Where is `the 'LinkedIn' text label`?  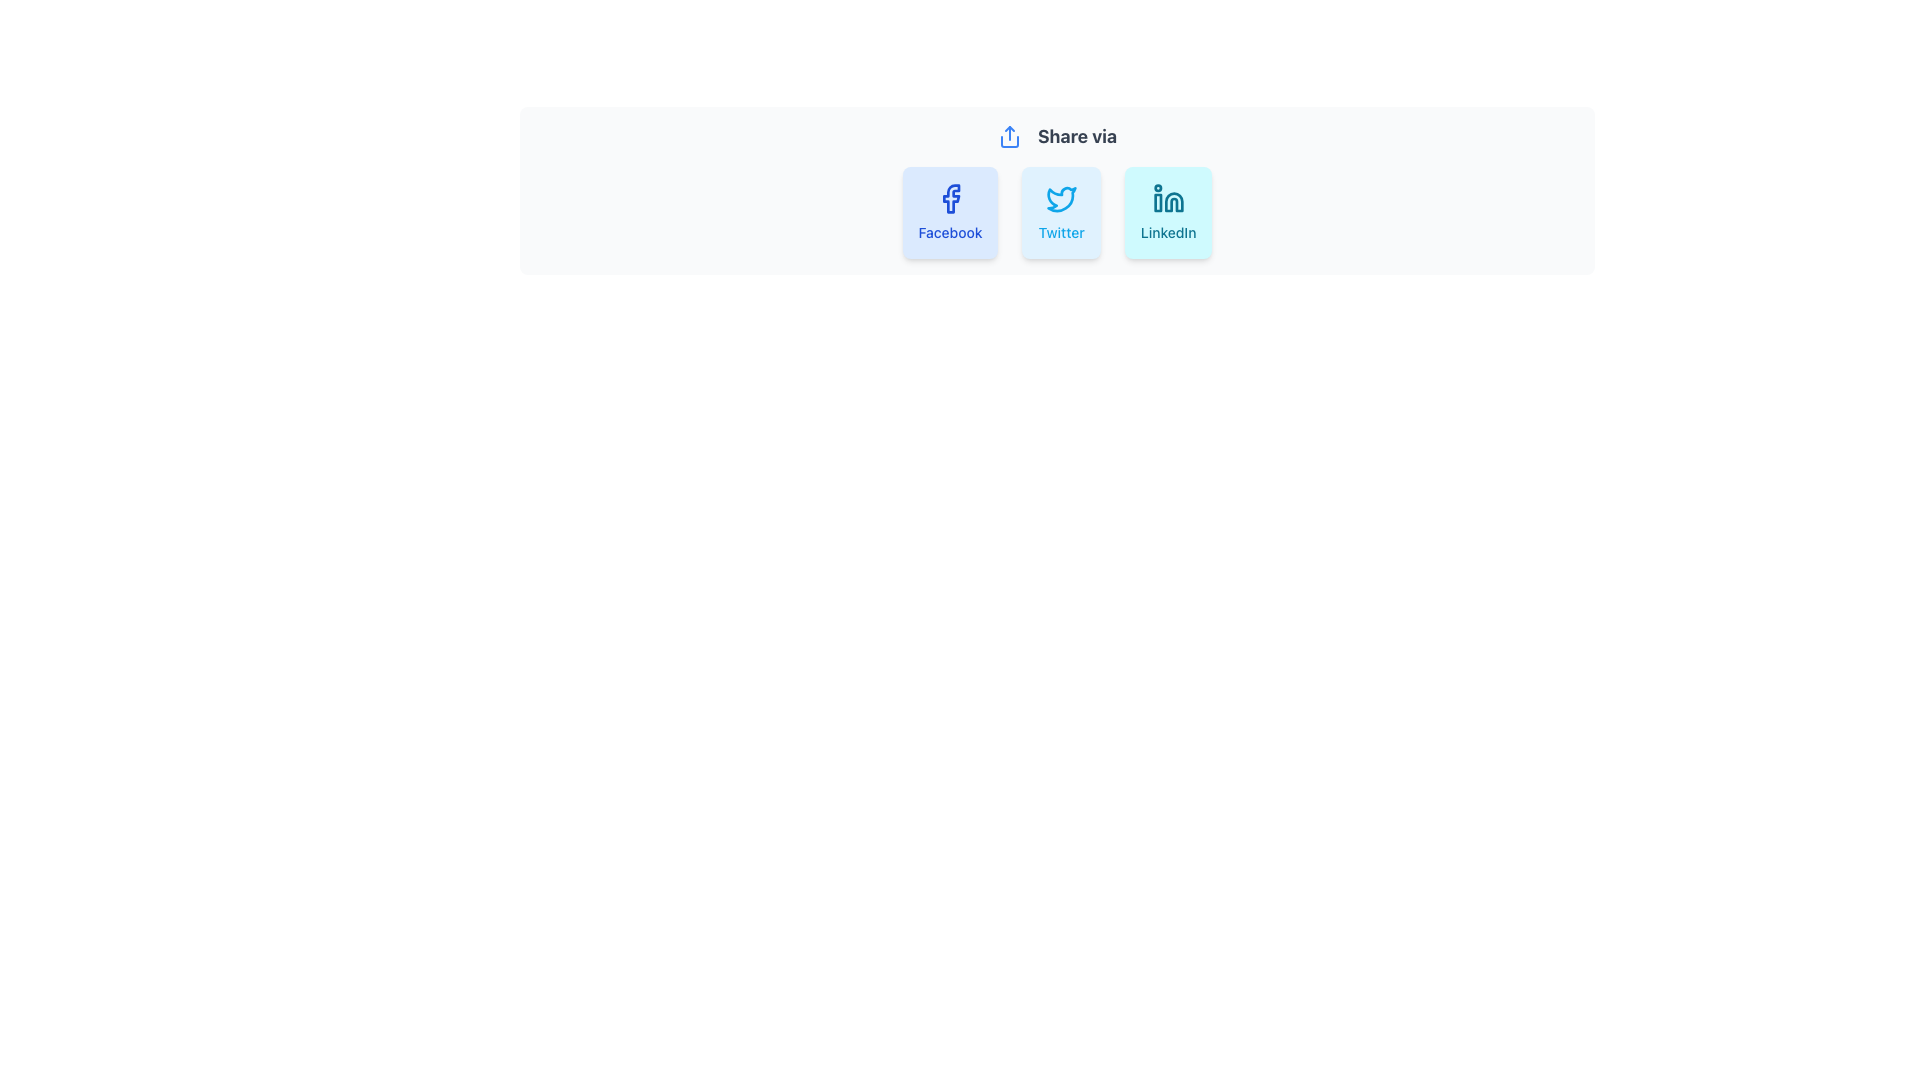 the 'LinkedIn' text label is located at coordinates (1168, 231).